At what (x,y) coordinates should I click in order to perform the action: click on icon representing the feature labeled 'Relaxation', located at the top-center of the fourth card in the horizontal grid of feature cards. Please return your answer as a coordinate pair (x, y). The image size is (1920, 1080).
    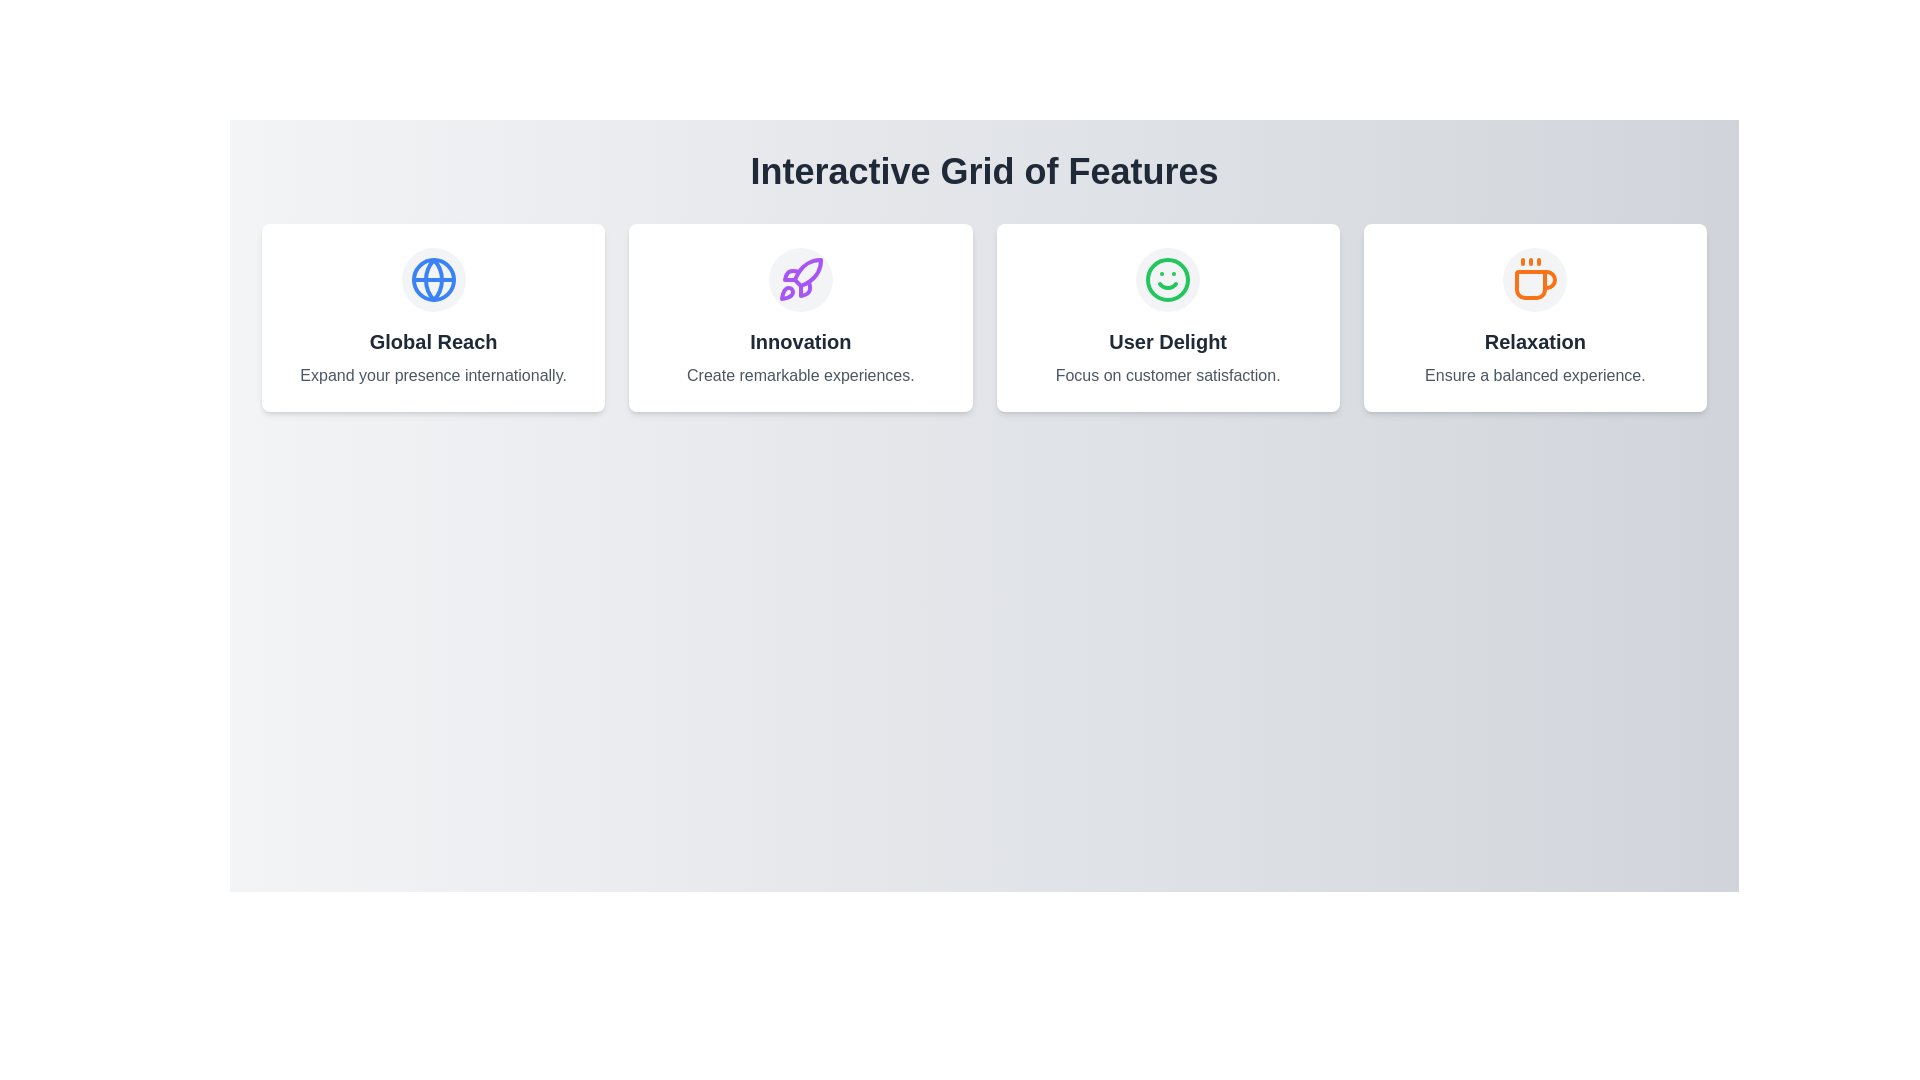
    Looking at the image, I should click on (1534, 280).